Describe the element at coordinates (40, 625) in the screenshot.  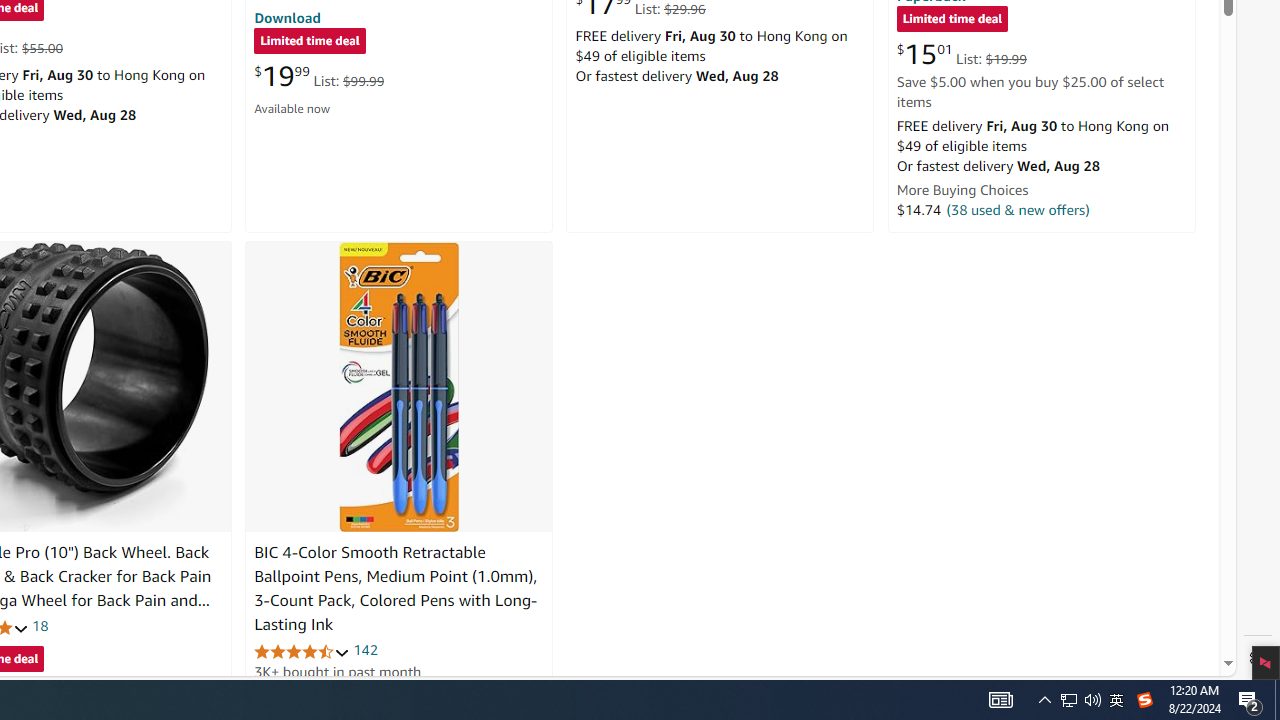
I see `'18'` at that location.